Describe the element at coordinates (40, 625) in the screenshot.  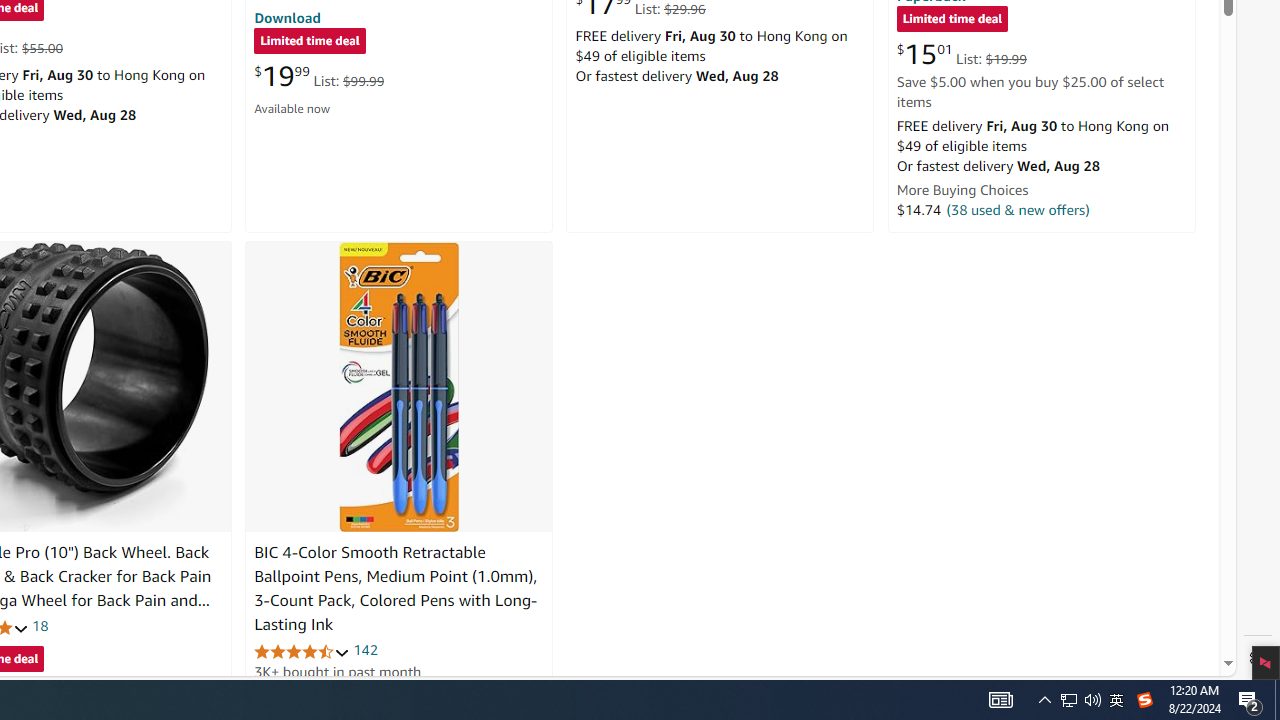
I see `'18'` at that location.